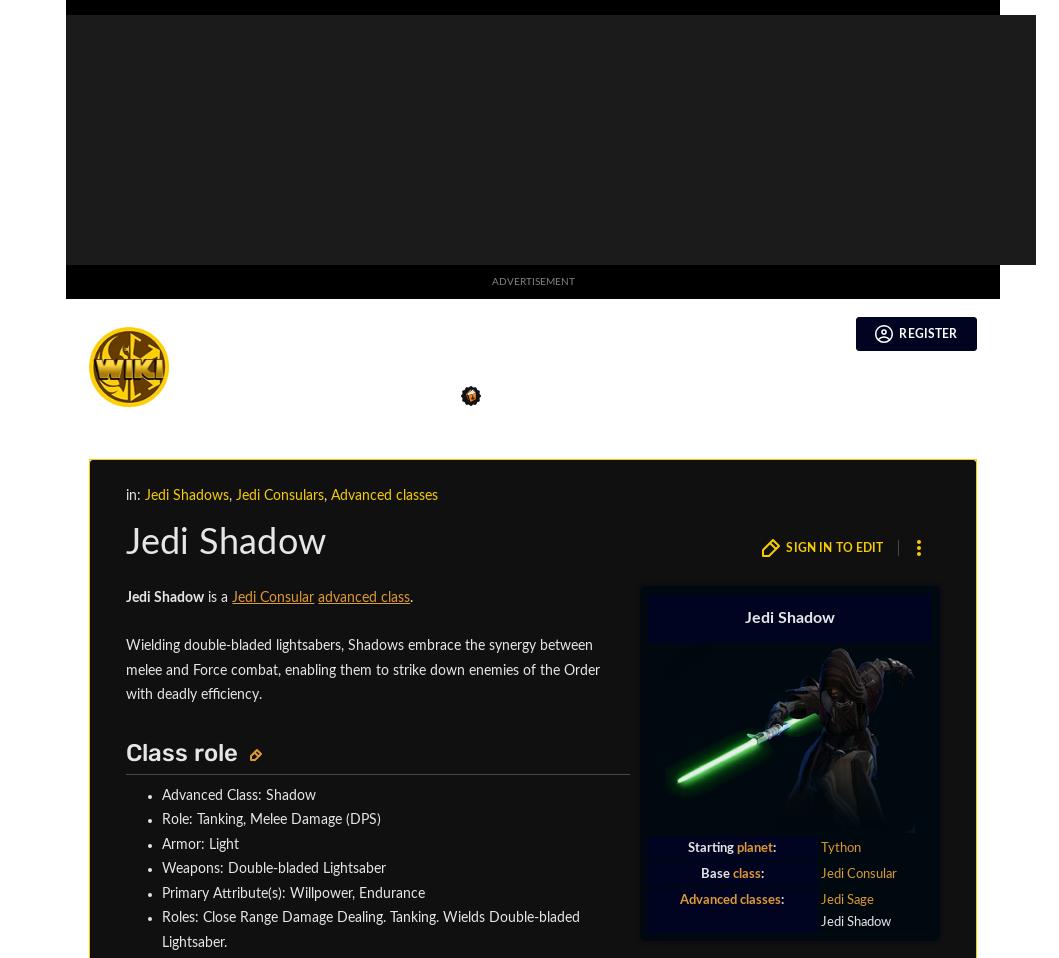  I want to click on 't', so click(153, 118).